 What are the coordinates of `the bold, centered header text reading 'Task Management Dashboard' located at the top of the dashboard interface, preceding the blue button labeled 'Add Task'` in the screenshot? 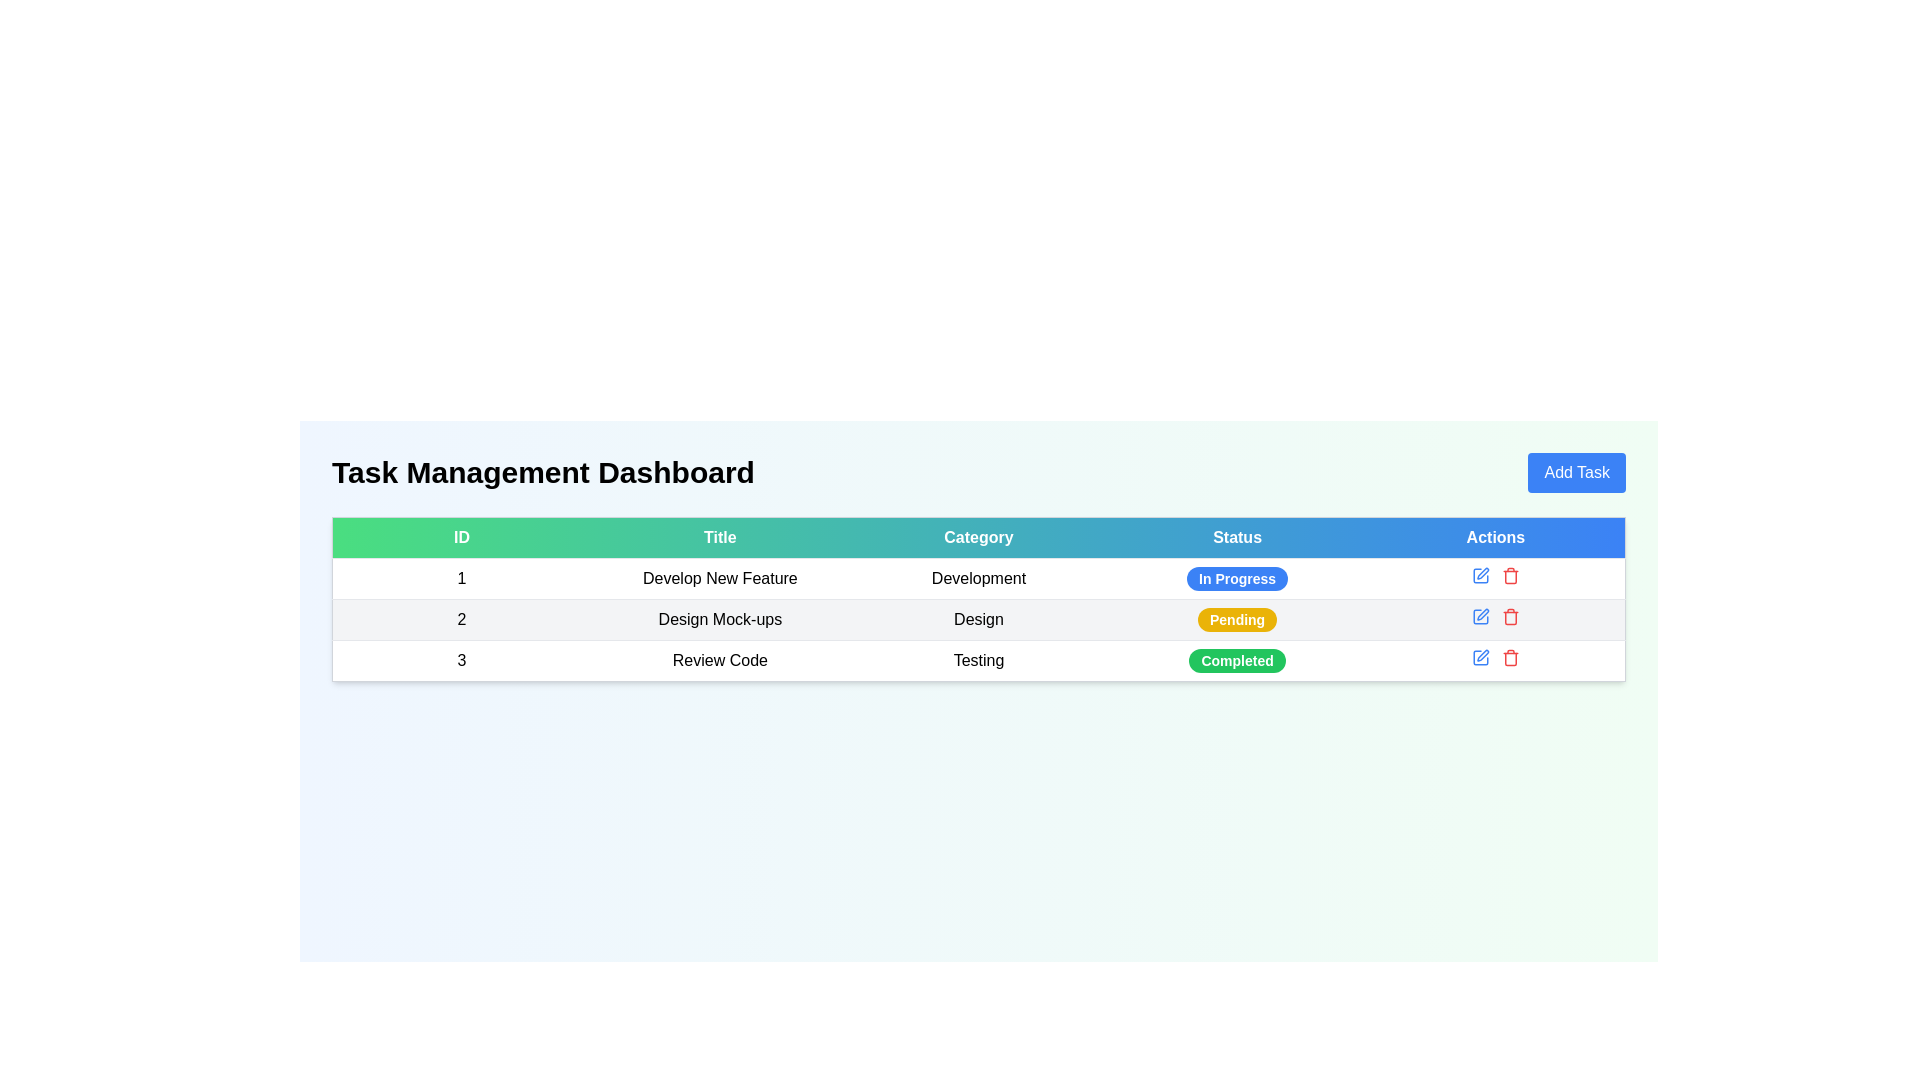 It's located at (543, 473).